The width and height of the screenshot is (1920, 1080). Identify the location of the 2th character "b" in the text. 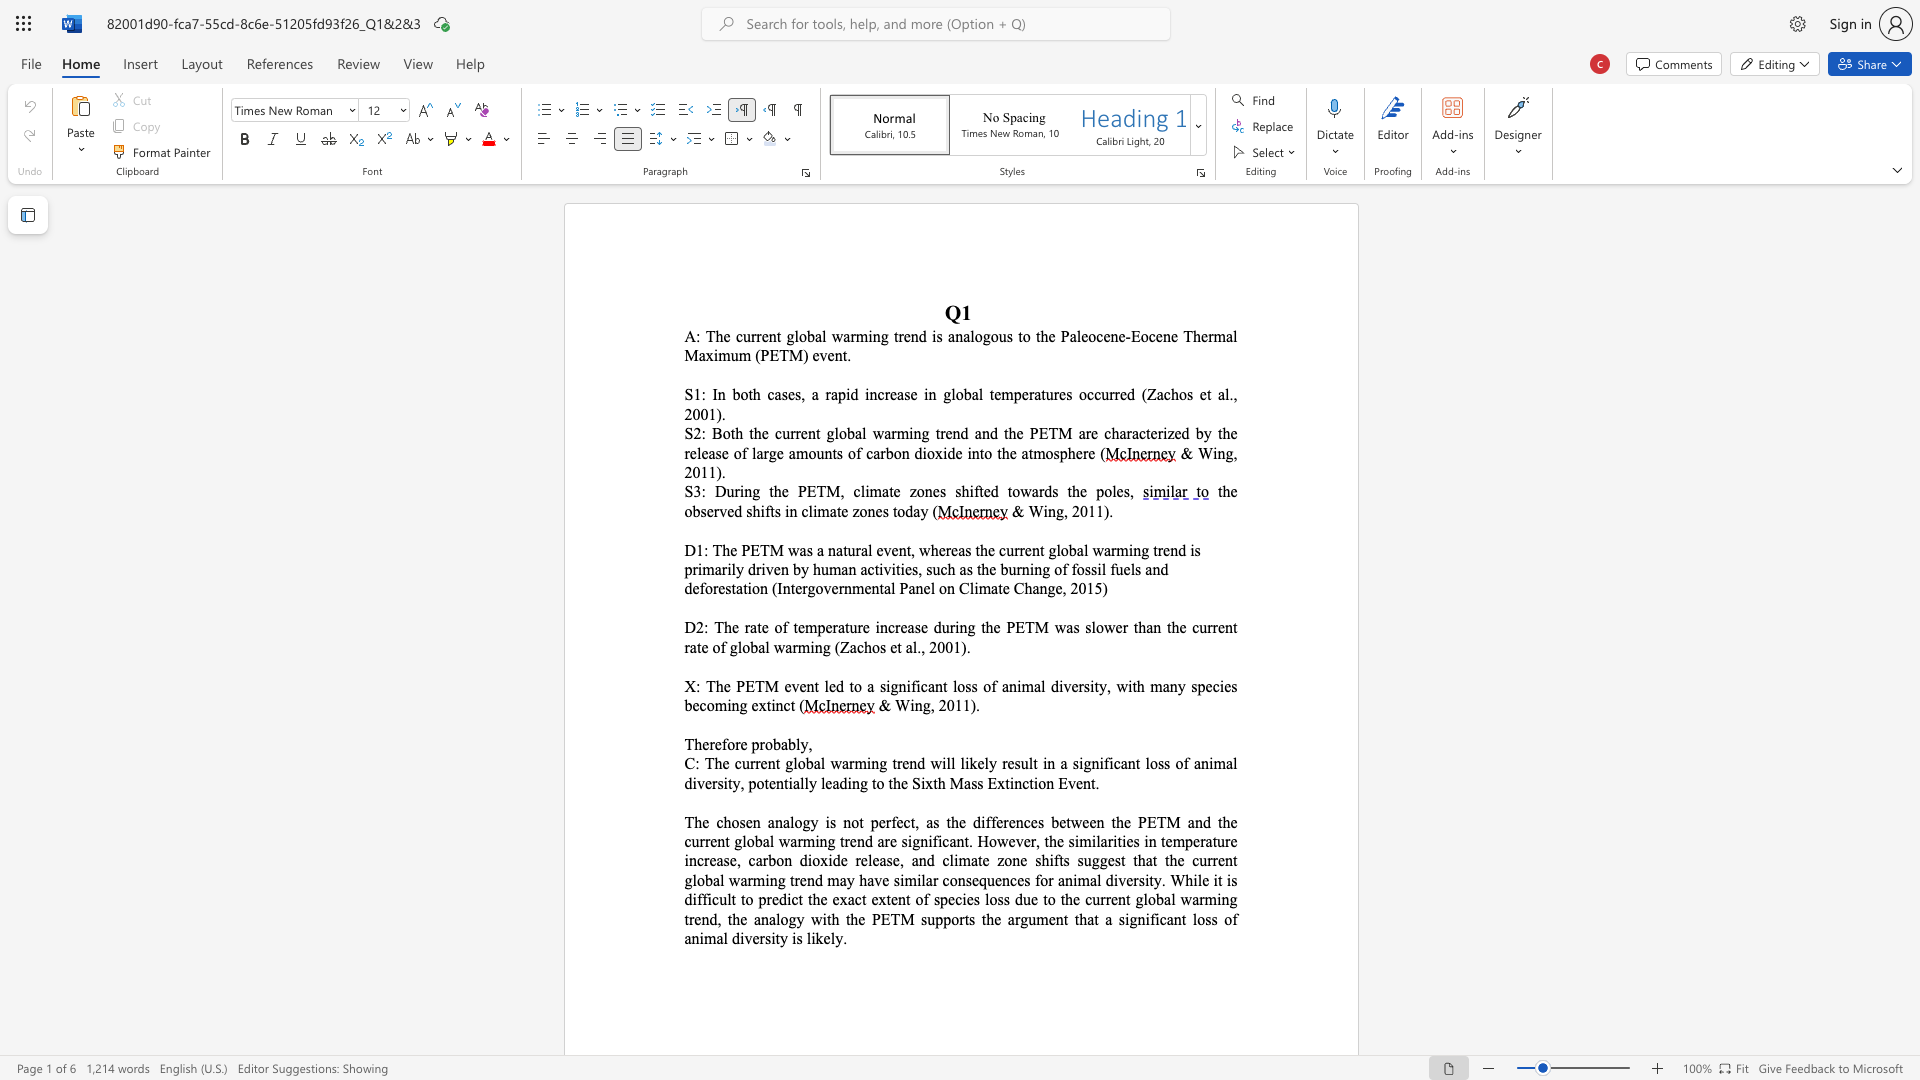
(791, 744).